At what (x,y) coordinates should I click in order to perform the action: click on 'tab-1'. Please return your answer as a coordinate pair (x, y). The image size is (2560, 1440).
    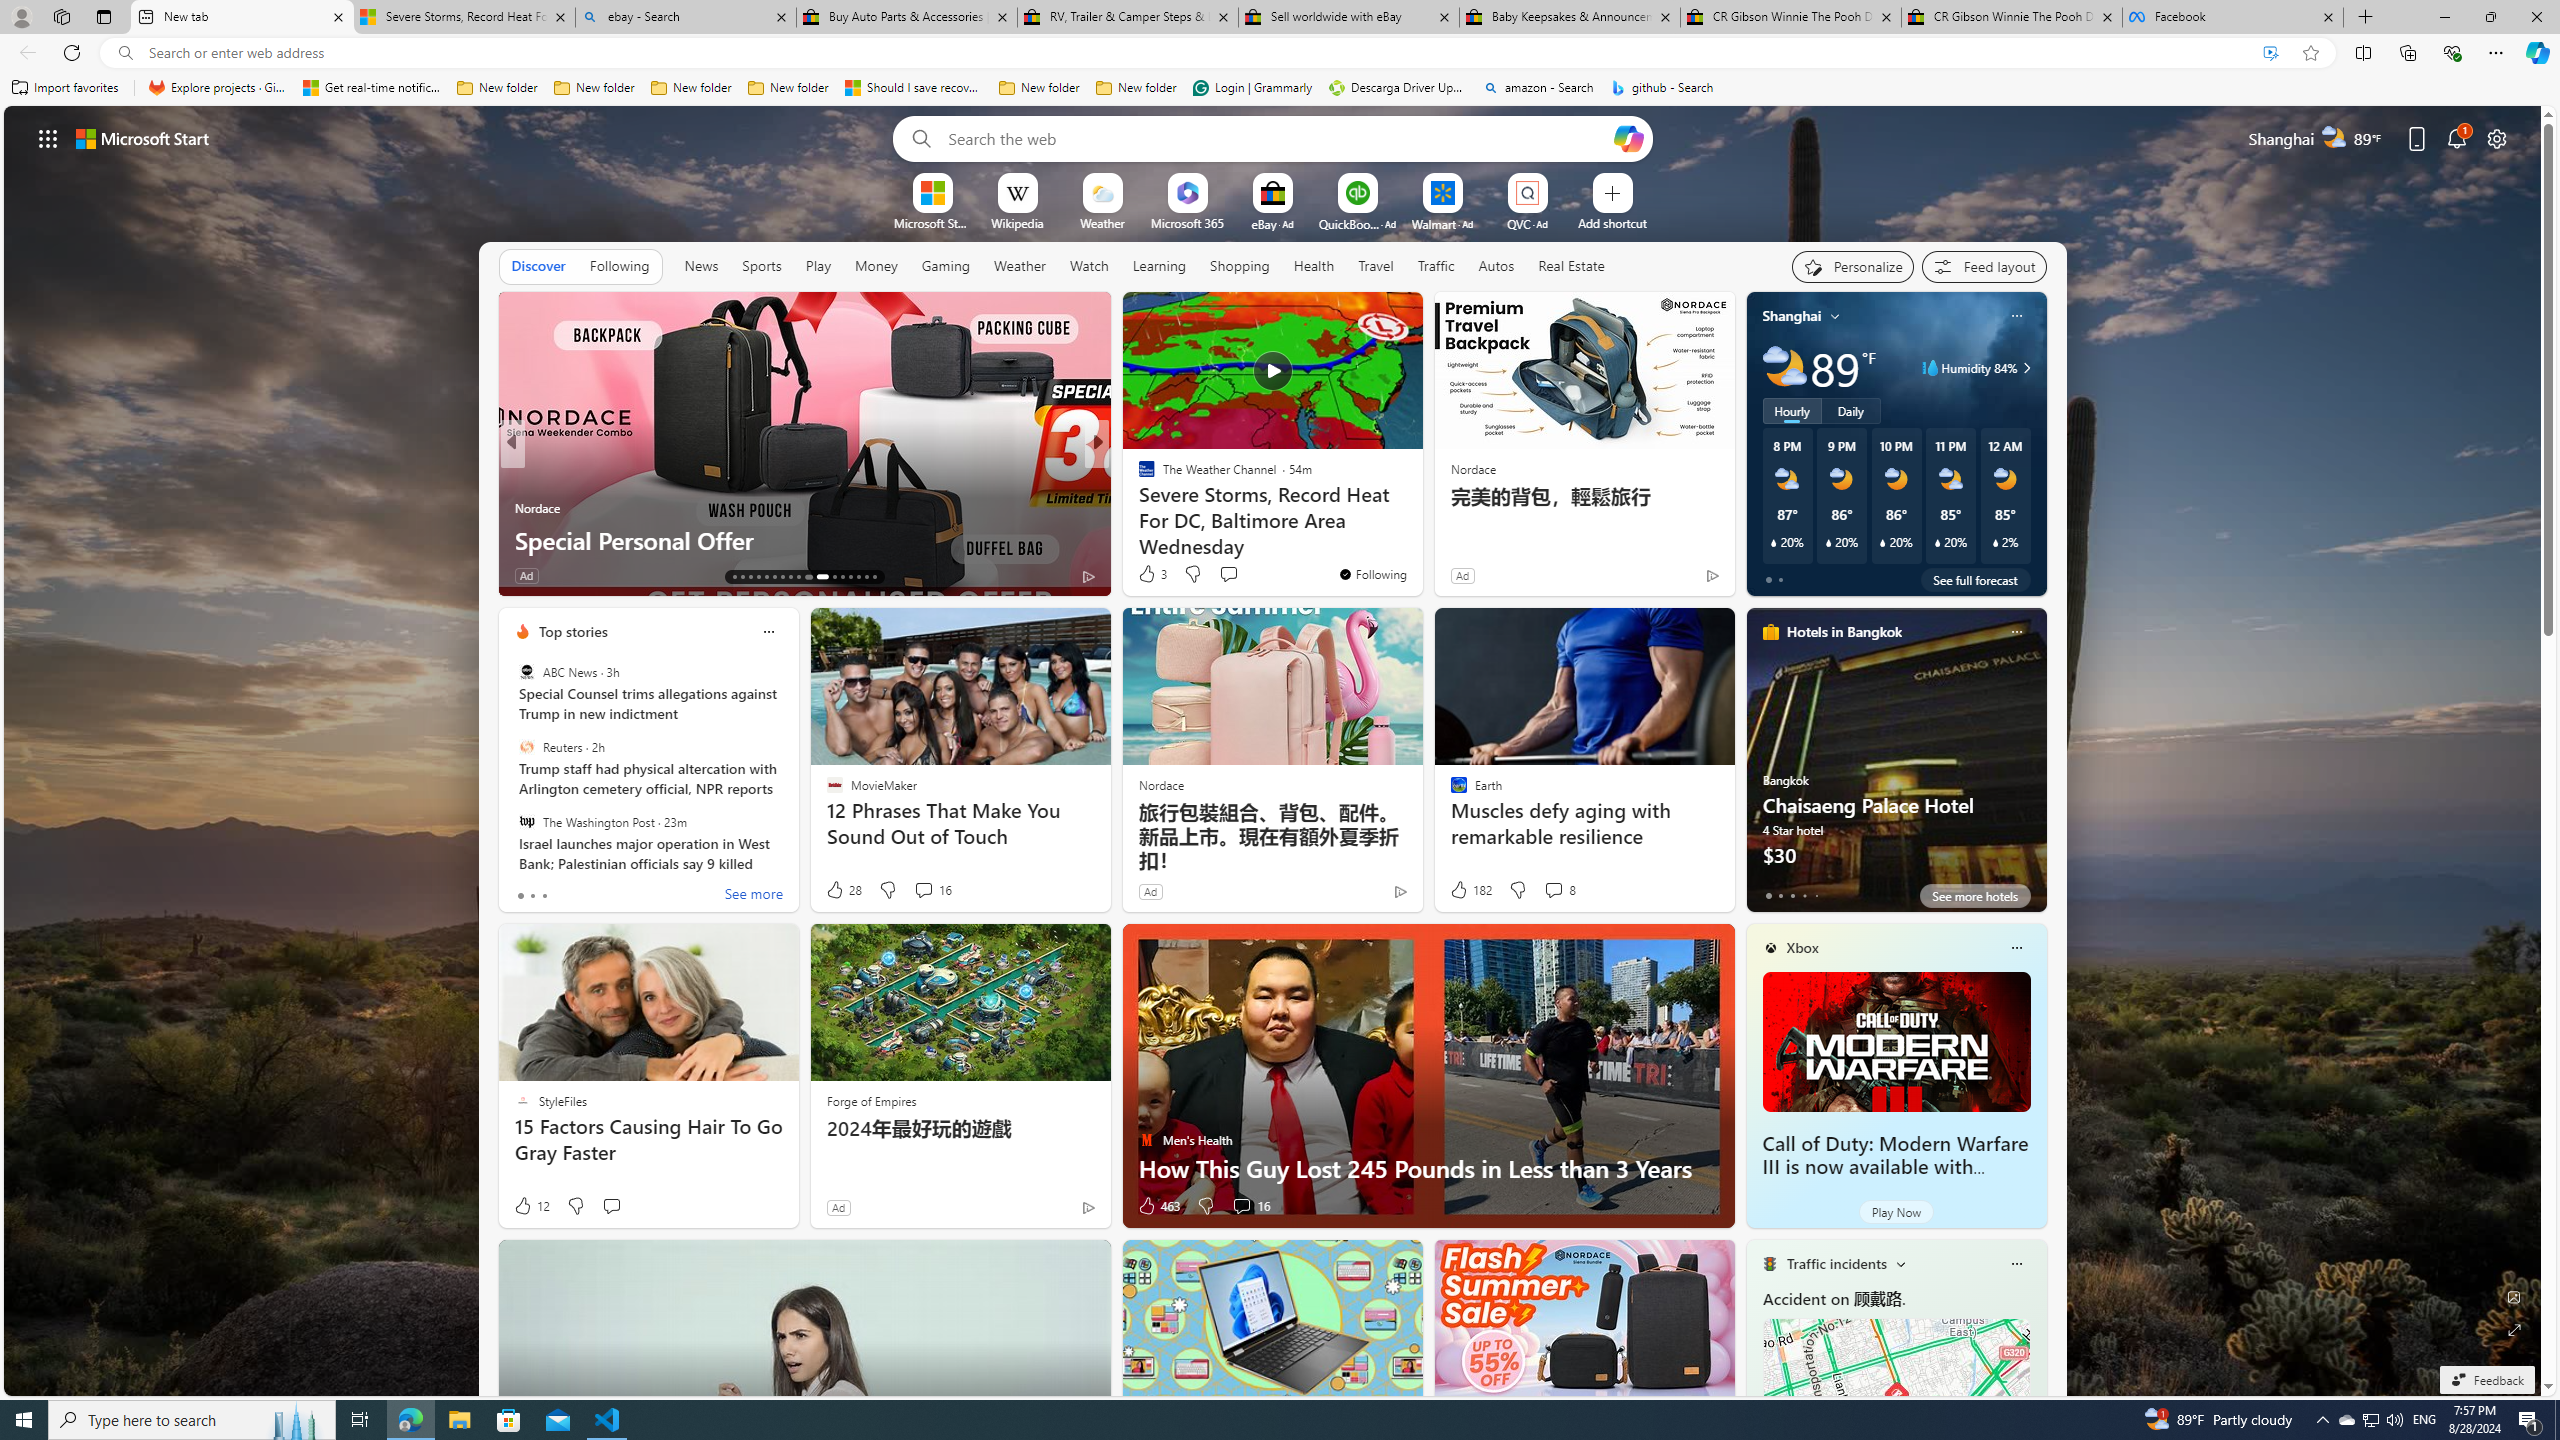
    Looking at the image, I should click on (1780, 895).